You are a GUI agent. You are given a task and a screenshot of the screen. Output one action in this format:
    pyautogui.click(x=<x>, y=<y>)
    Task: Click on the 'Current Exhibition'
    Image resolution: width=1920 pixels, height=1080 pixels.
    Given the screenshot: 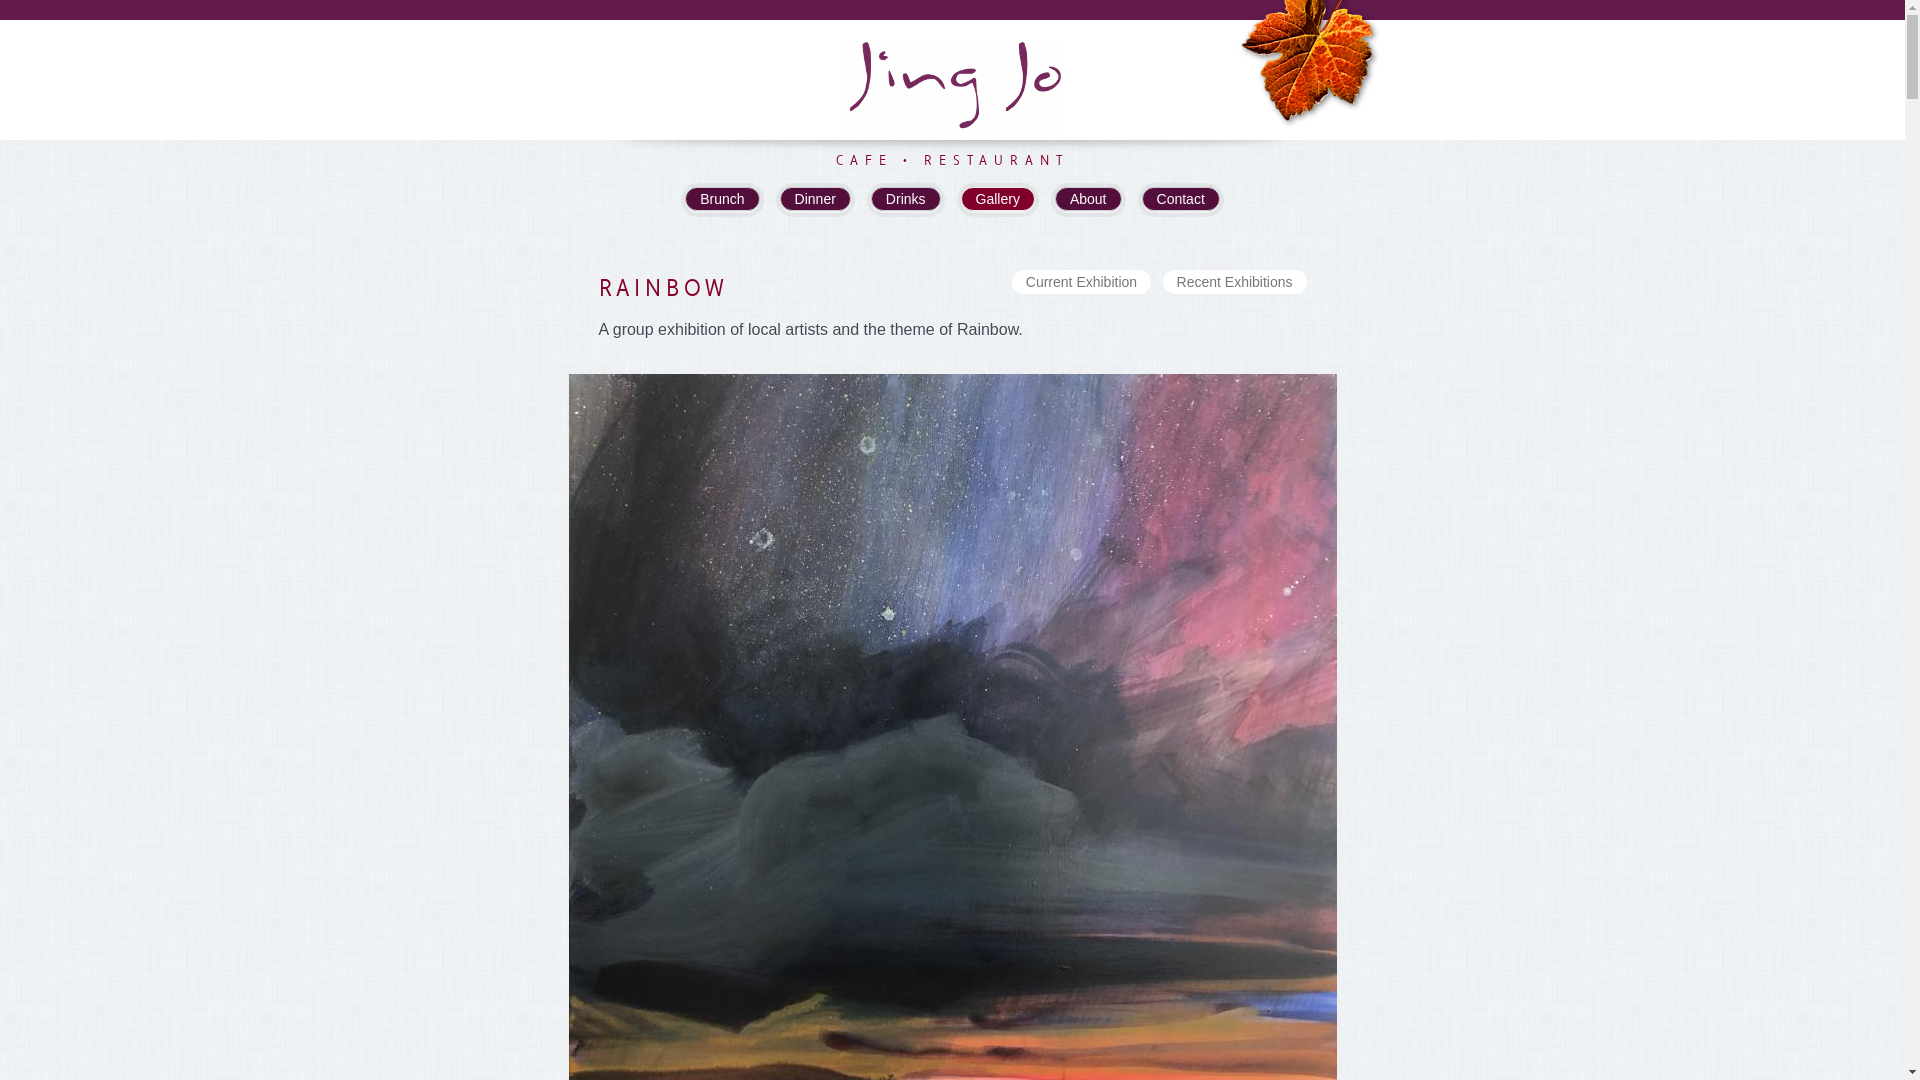 What is the action you would take?
    pyautogui.click(x=1012, y=281)
    